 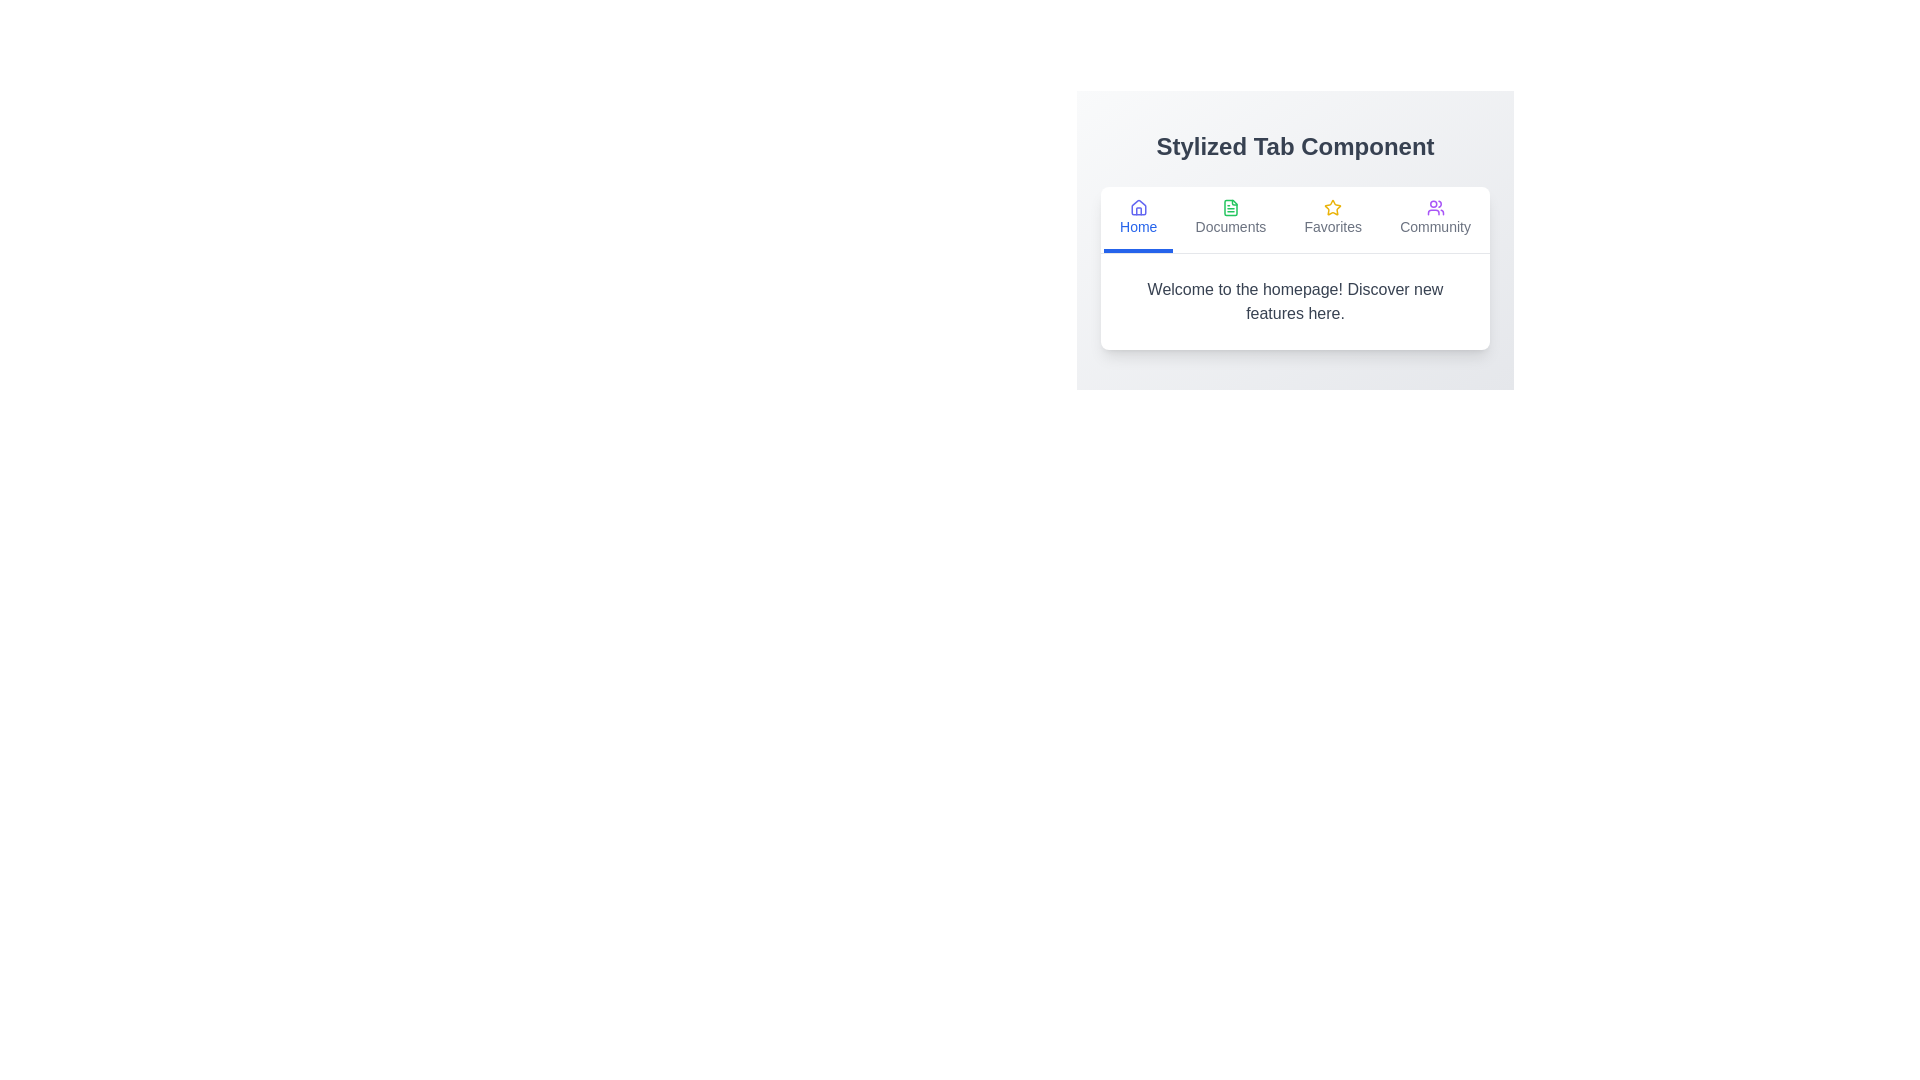 I want to click on the 'Favorites' tab icon in the navigation menu, which is the third tab positioned between the 'Documents' and 'Community' tabs, so click(x=1333, y=208).